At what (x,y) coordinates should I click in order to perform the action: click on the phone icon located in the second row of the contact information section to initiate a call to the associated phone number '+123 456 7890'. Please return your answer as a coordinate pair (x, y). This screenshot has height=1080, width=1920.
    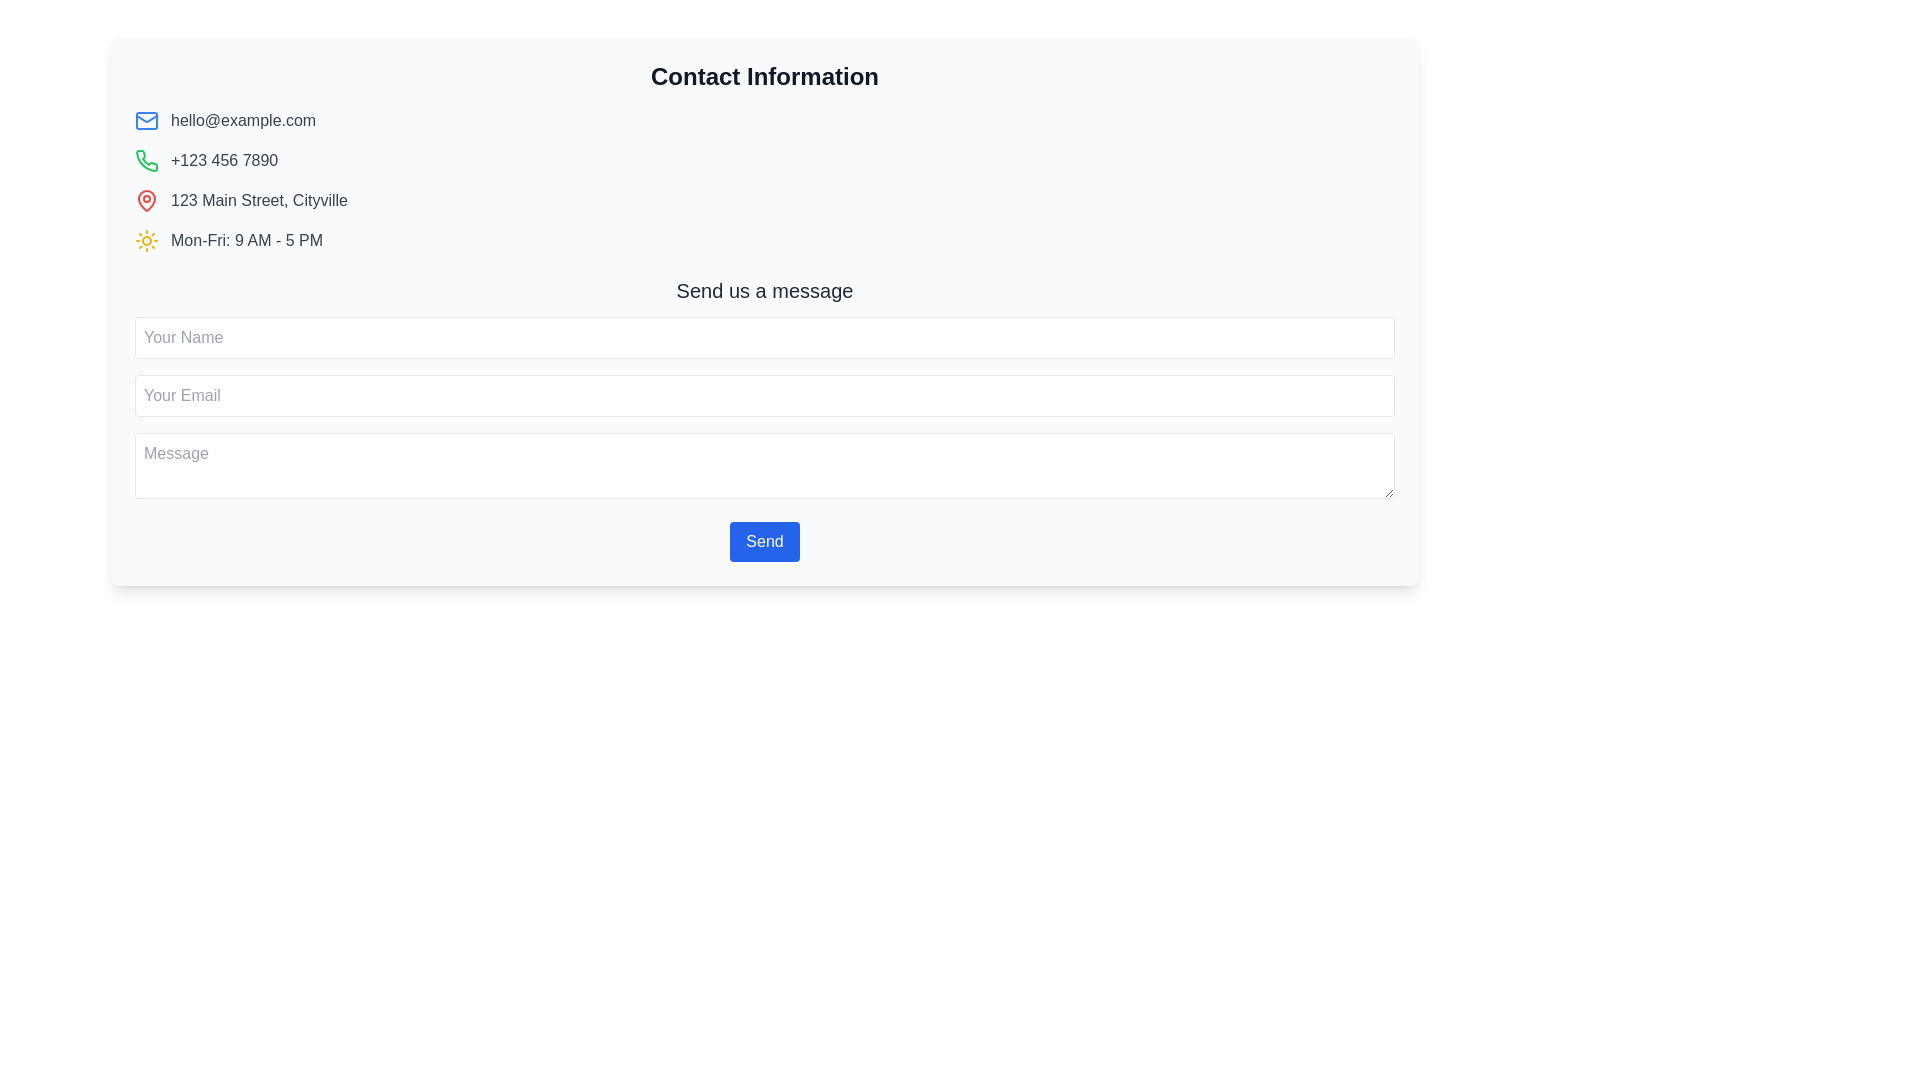
    Looking at the image, I should click on (146, 160).